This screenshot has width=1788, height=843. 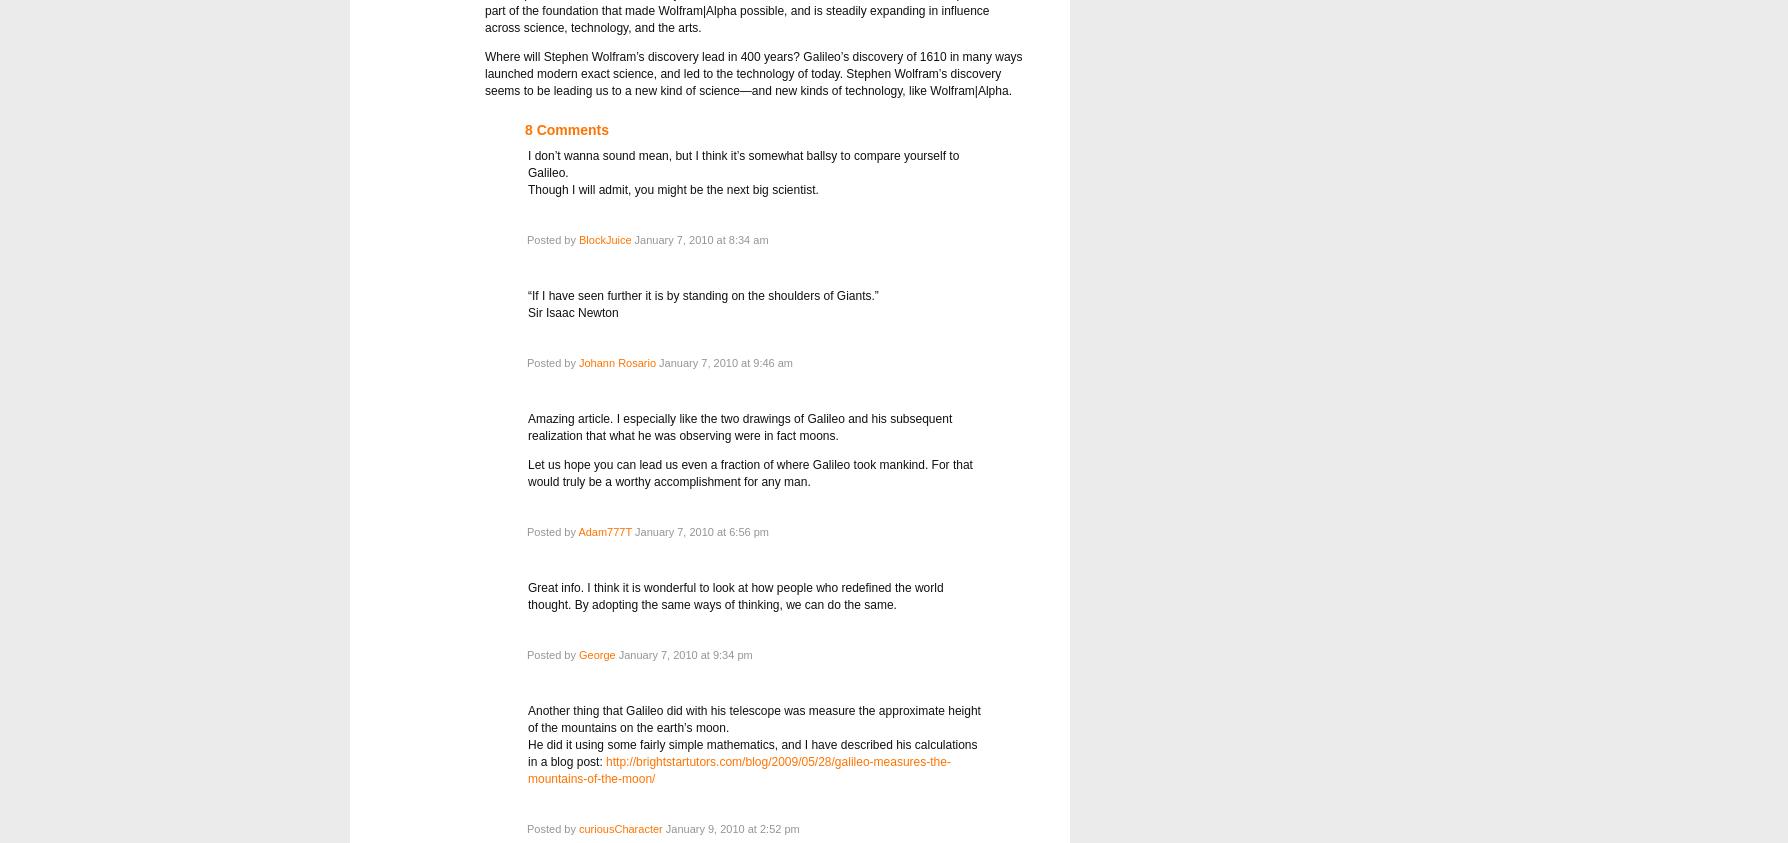 What do you see at coordinates (566, 128) in the screenshot?
I see `'8 Comments'` at bounding box center [566, 128].